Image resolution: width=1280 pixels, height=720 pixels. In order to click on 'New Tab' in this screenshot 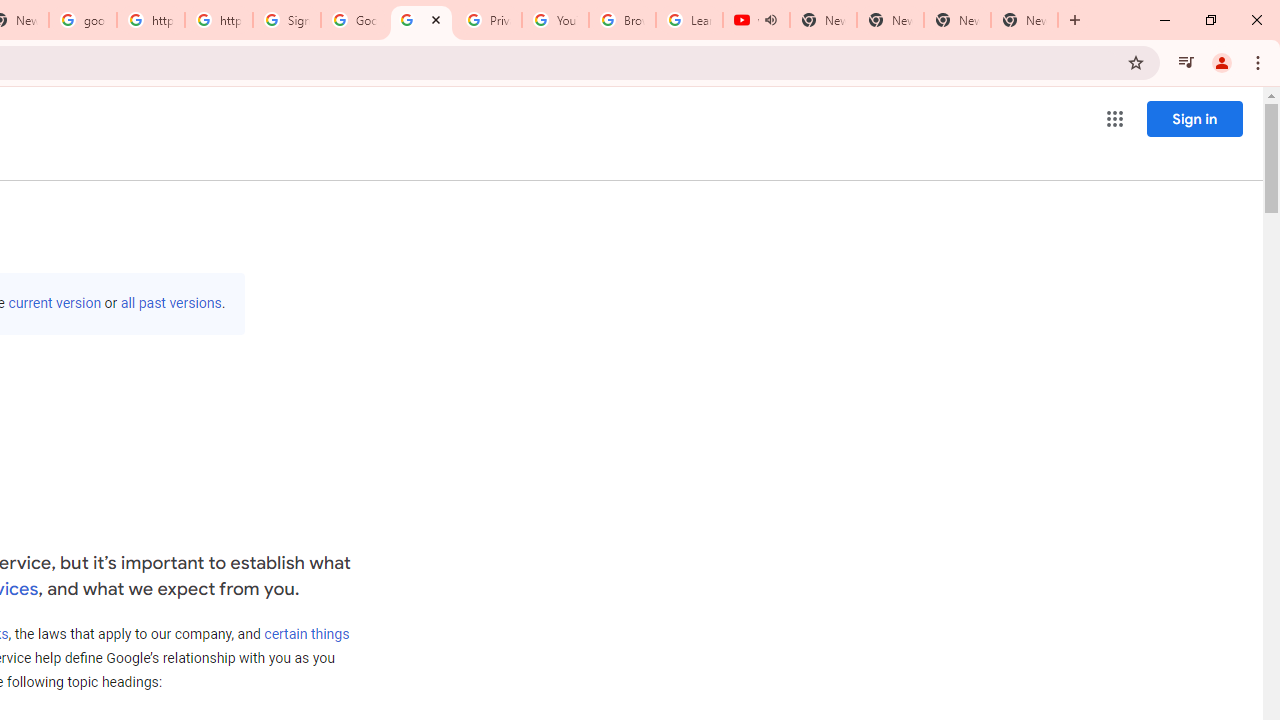, I will do `click(1024, 20)`.